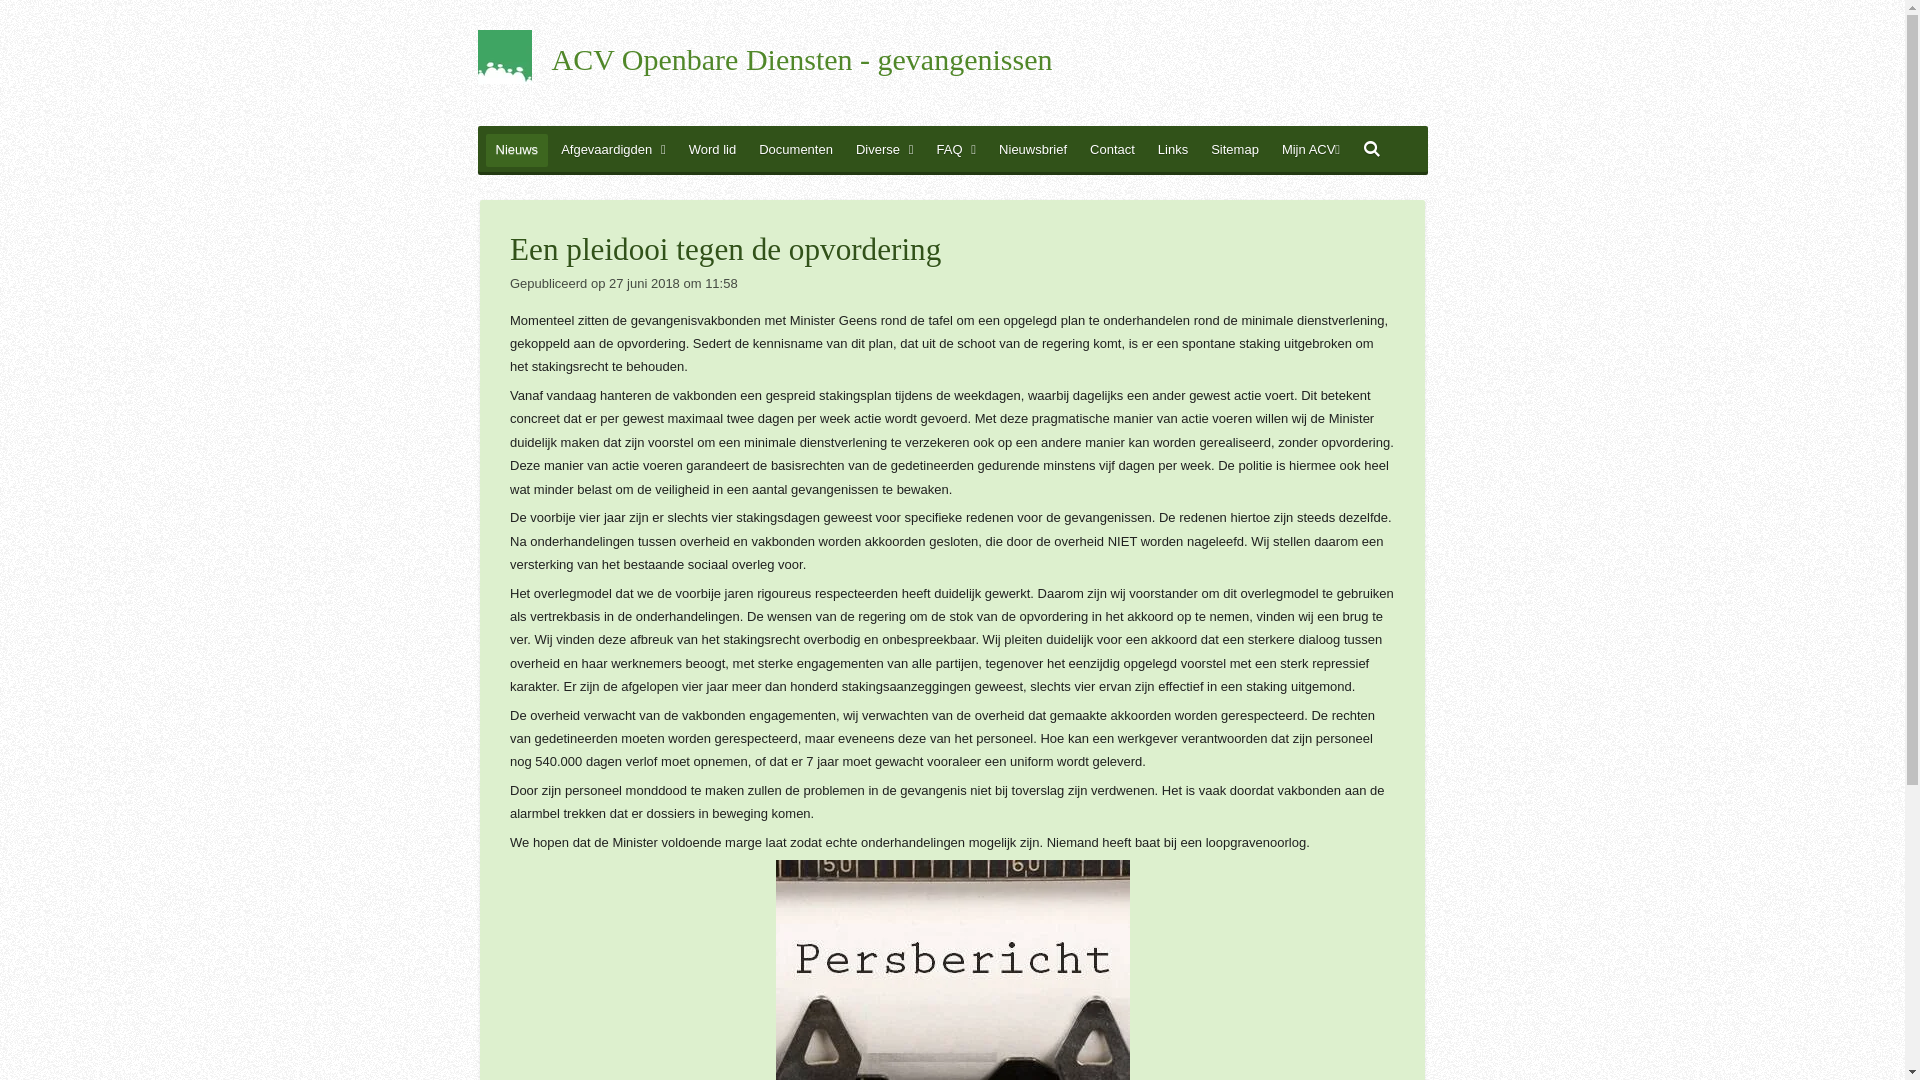 The width and height of the screenshot is (1920, 1080). I want to click on 'Links', so click(1172, 149).